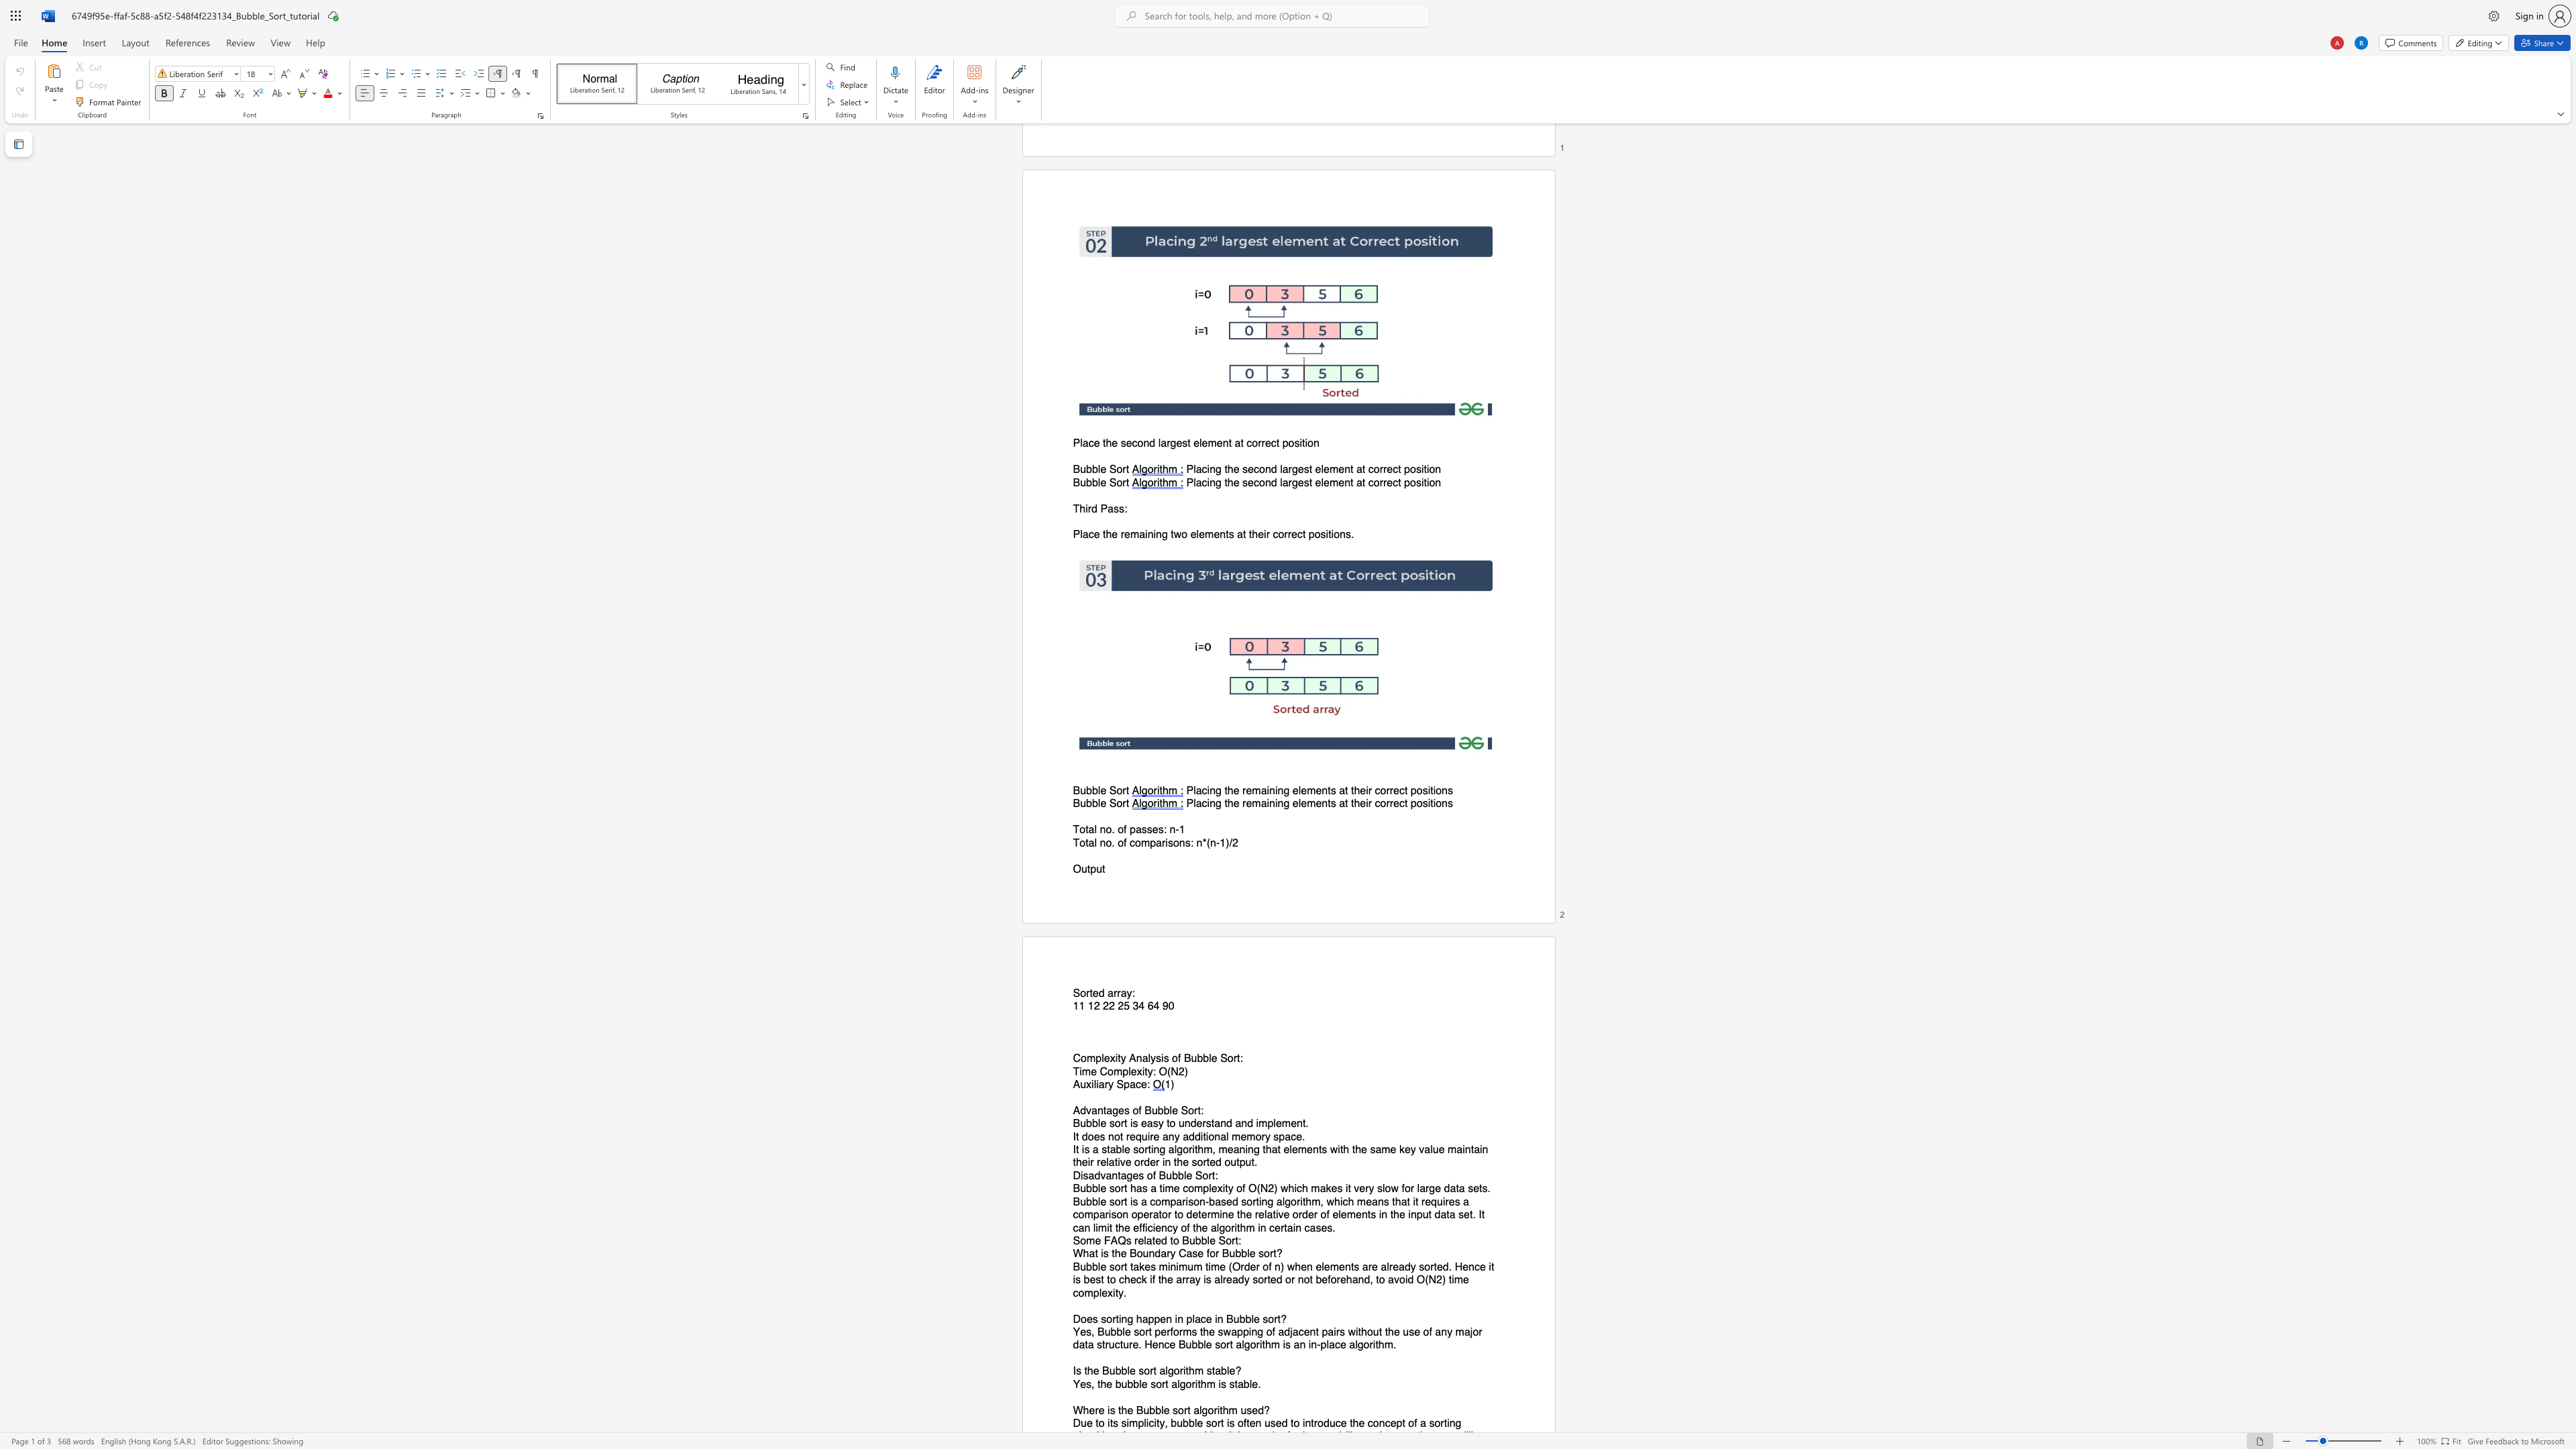 This screenshot has height=1449, width=2576. What do you see at coordinates (1111, 842) in the screenshot?
I see `the subset text ". of comparisons: n*" within the text "Total no. of comparisons: n*(n-1)/2"` at bounding box center [1111, 842].